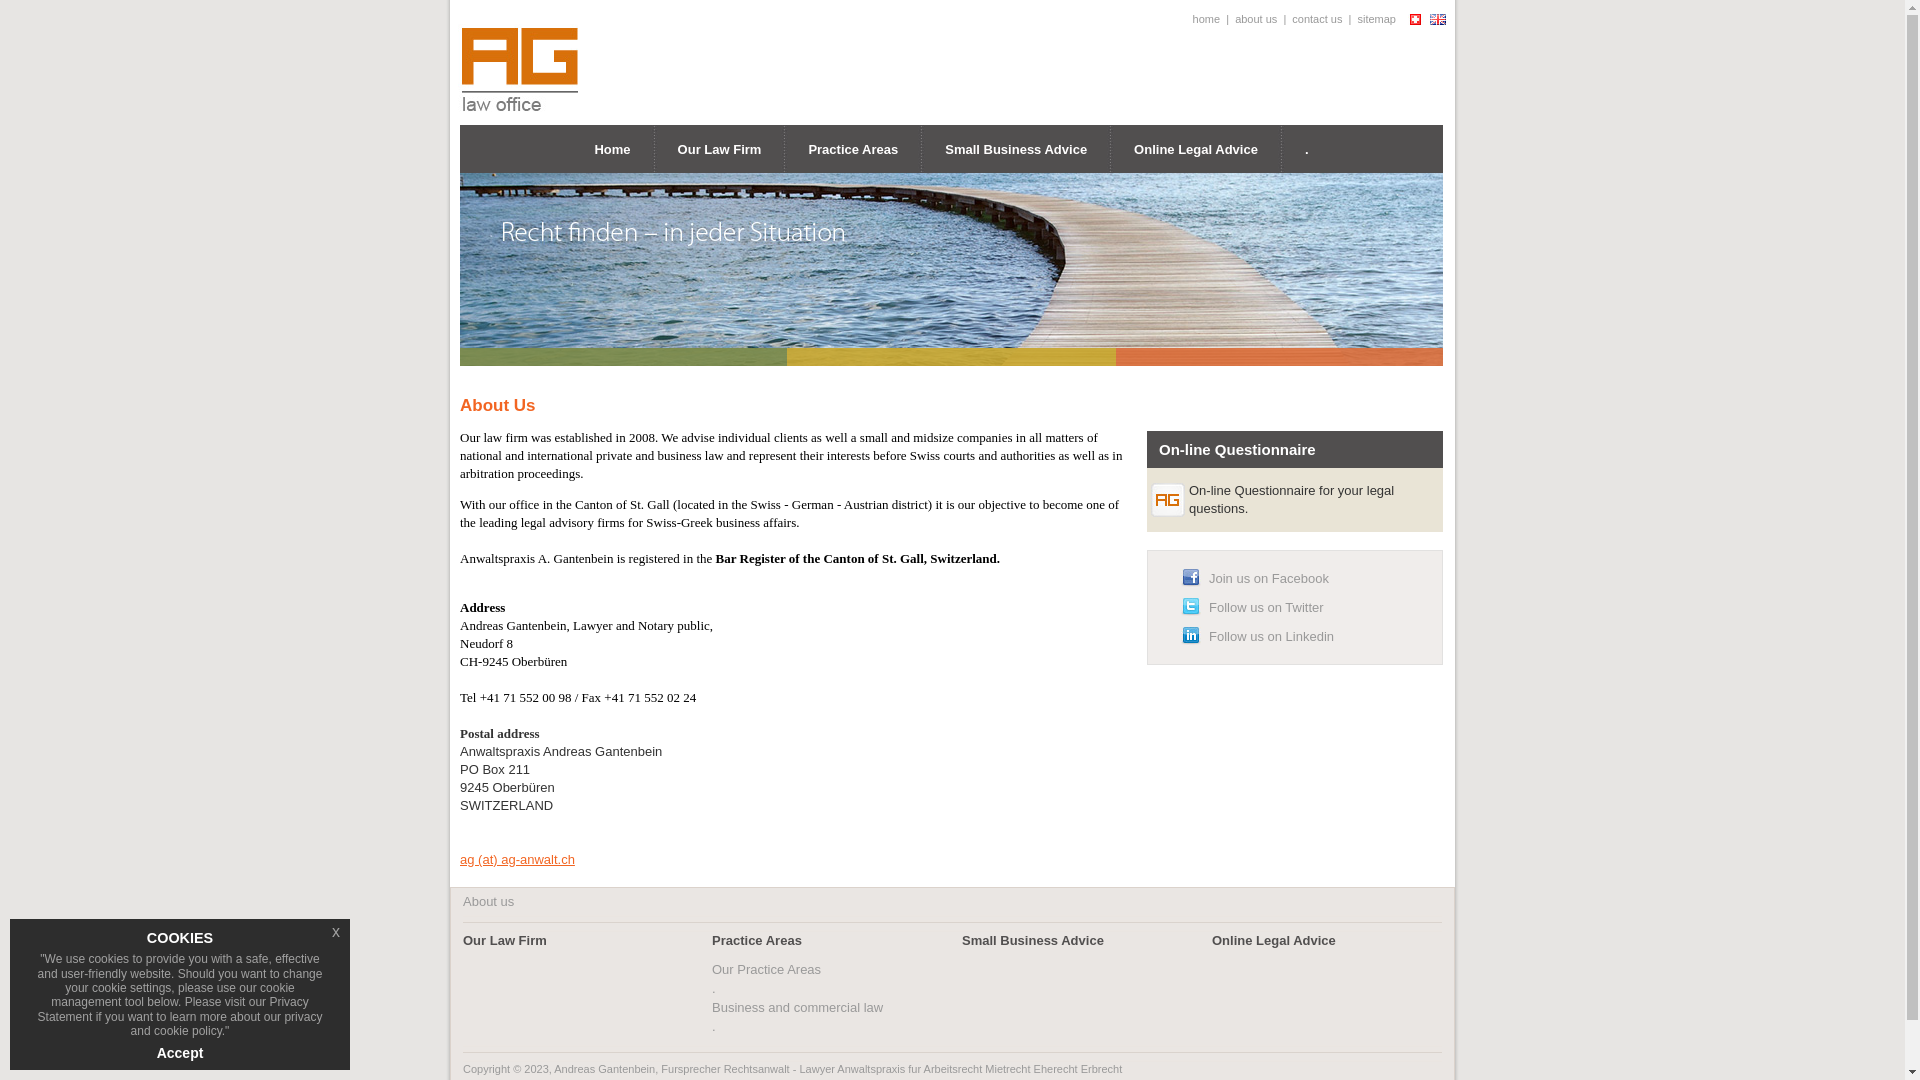  I want to click on 'Our Practice Areas', so click(765, 968).